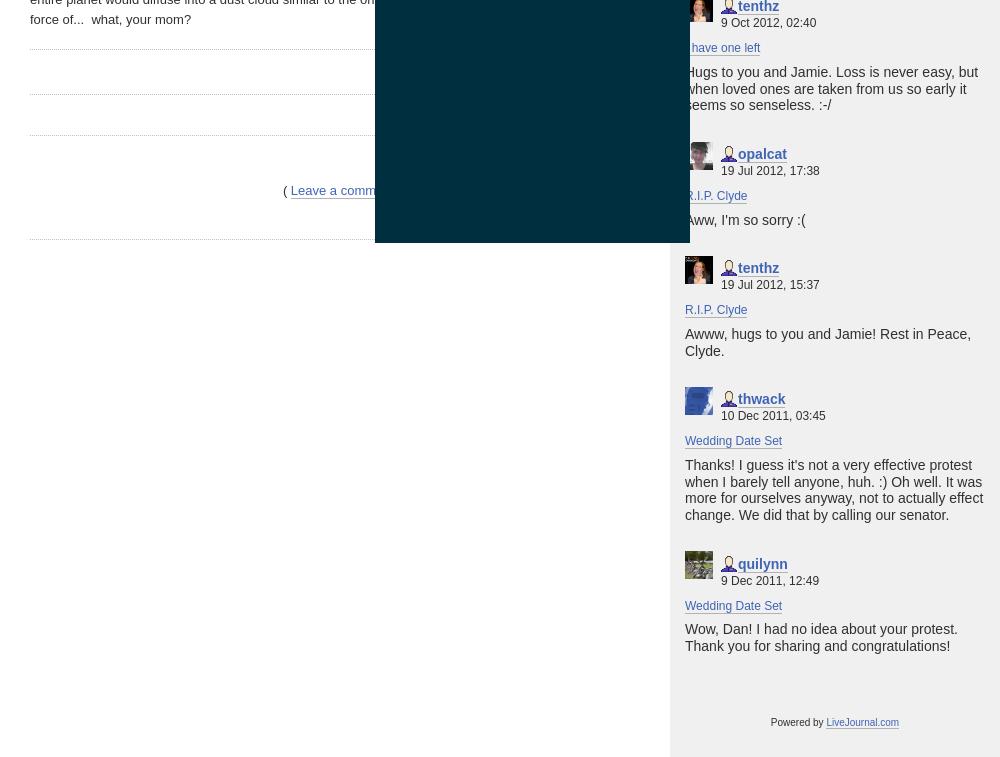  What do you see at coordinates (744, 218) in the screenshot?
I see `'Aww, I'm so sorry :('` at bounding box center [744, 218].